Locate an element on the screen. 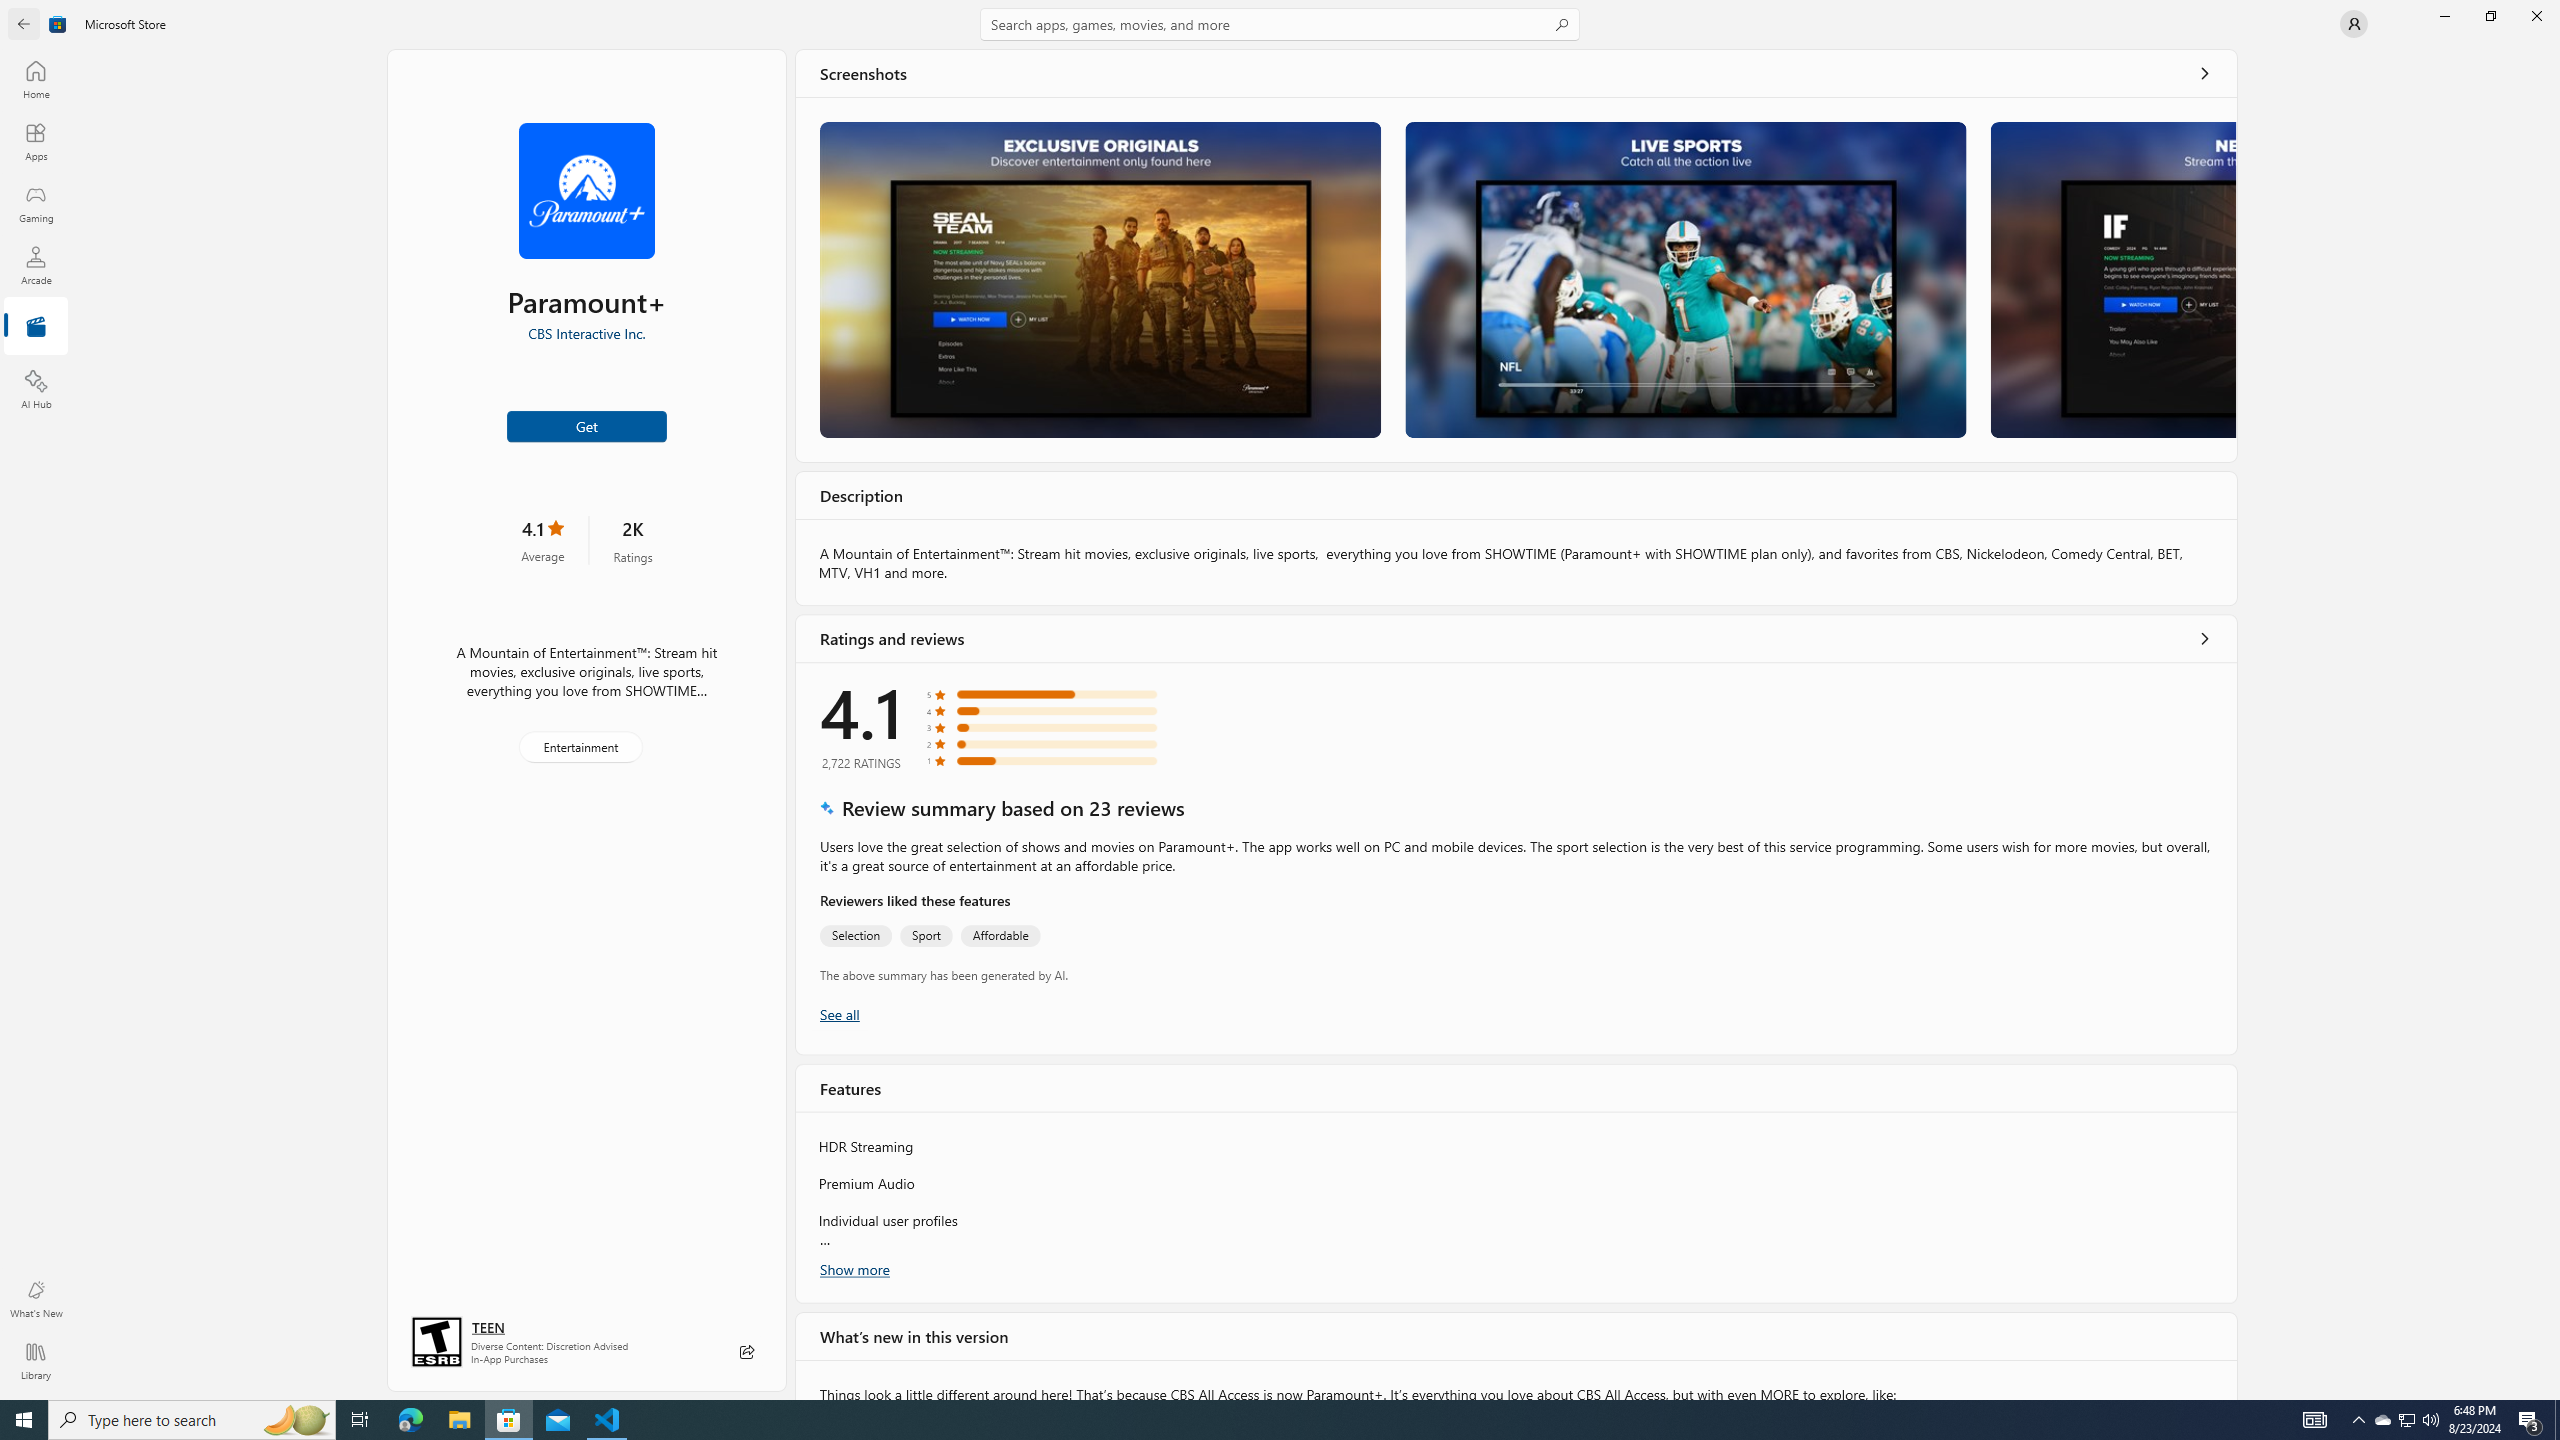  'Class: Image' is located at coordinates (57, 22).